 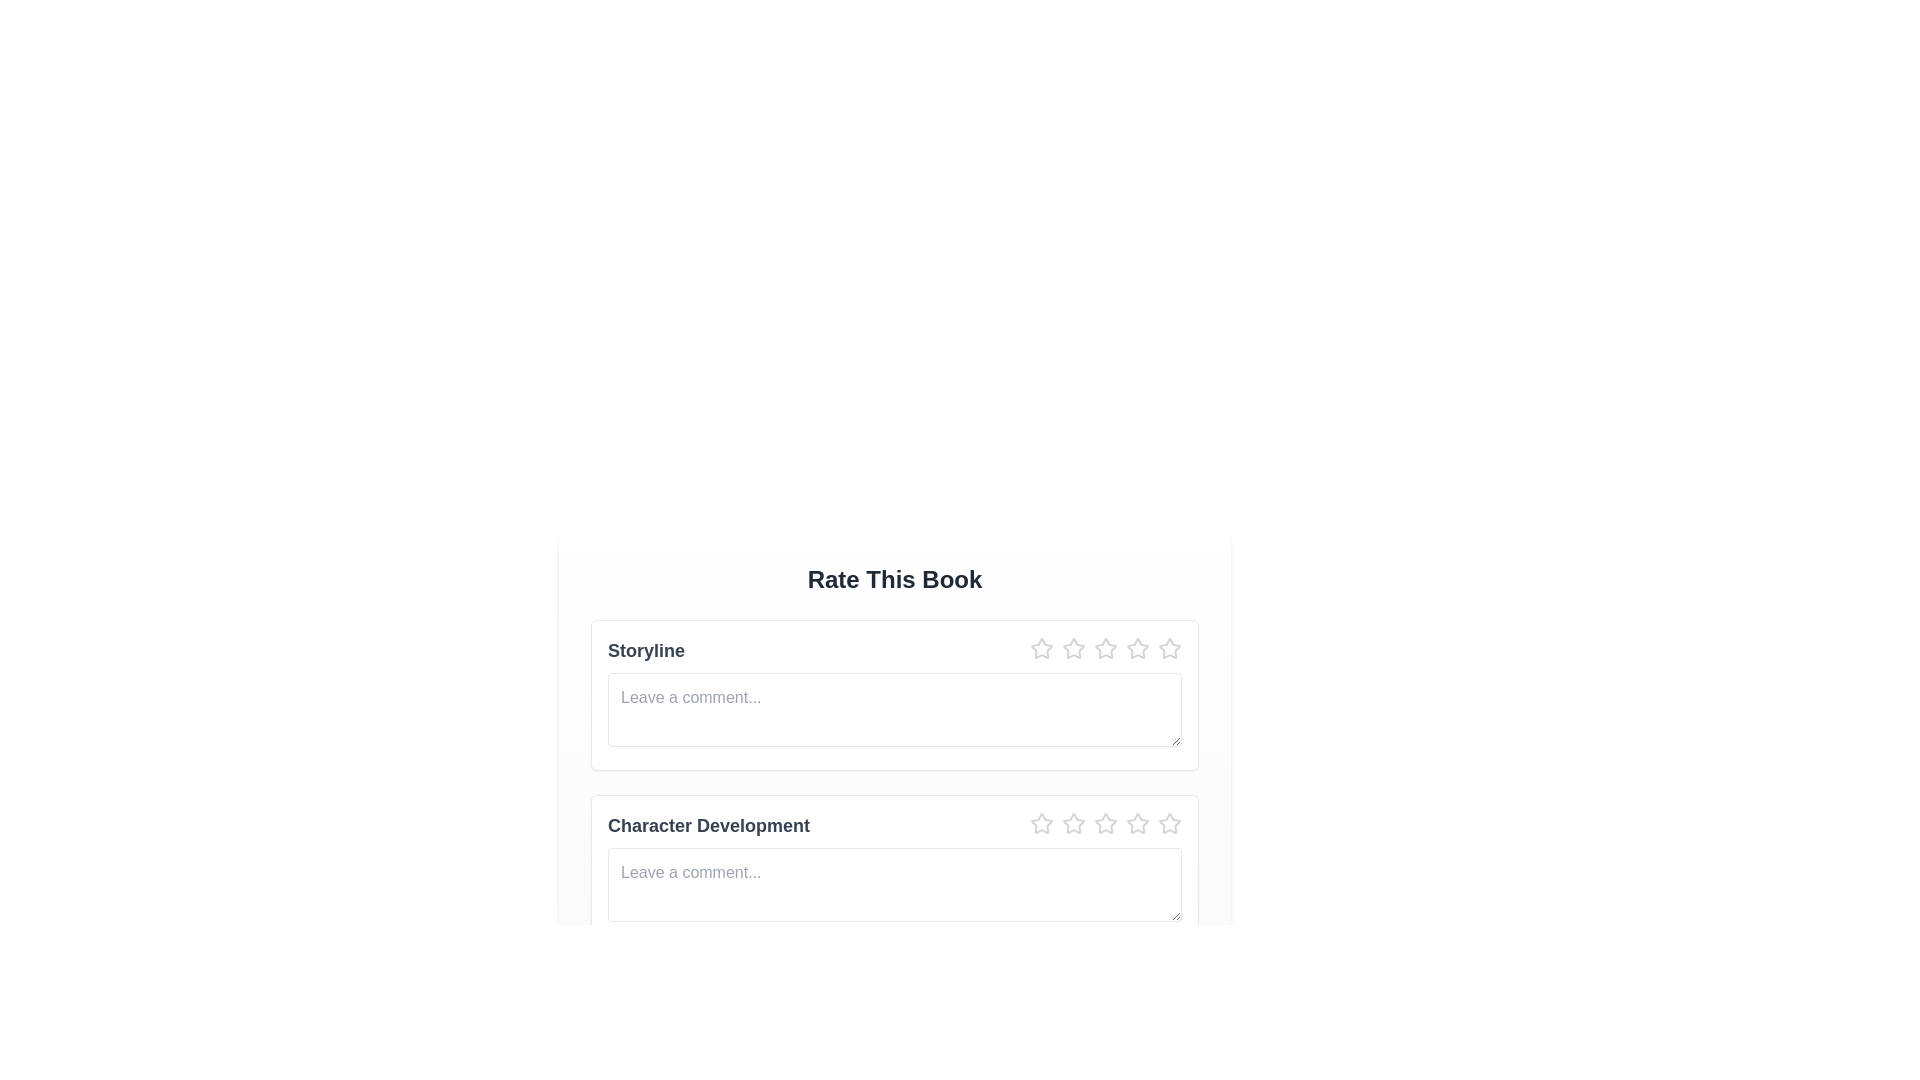 What do you see at coordinates (1104, 824) in the screenshot?
I see `the fifth star-shaped rating icon in gray color under the 'Character Development' section of the 'Rate This Book' form` at bounding box center [1104, 824].